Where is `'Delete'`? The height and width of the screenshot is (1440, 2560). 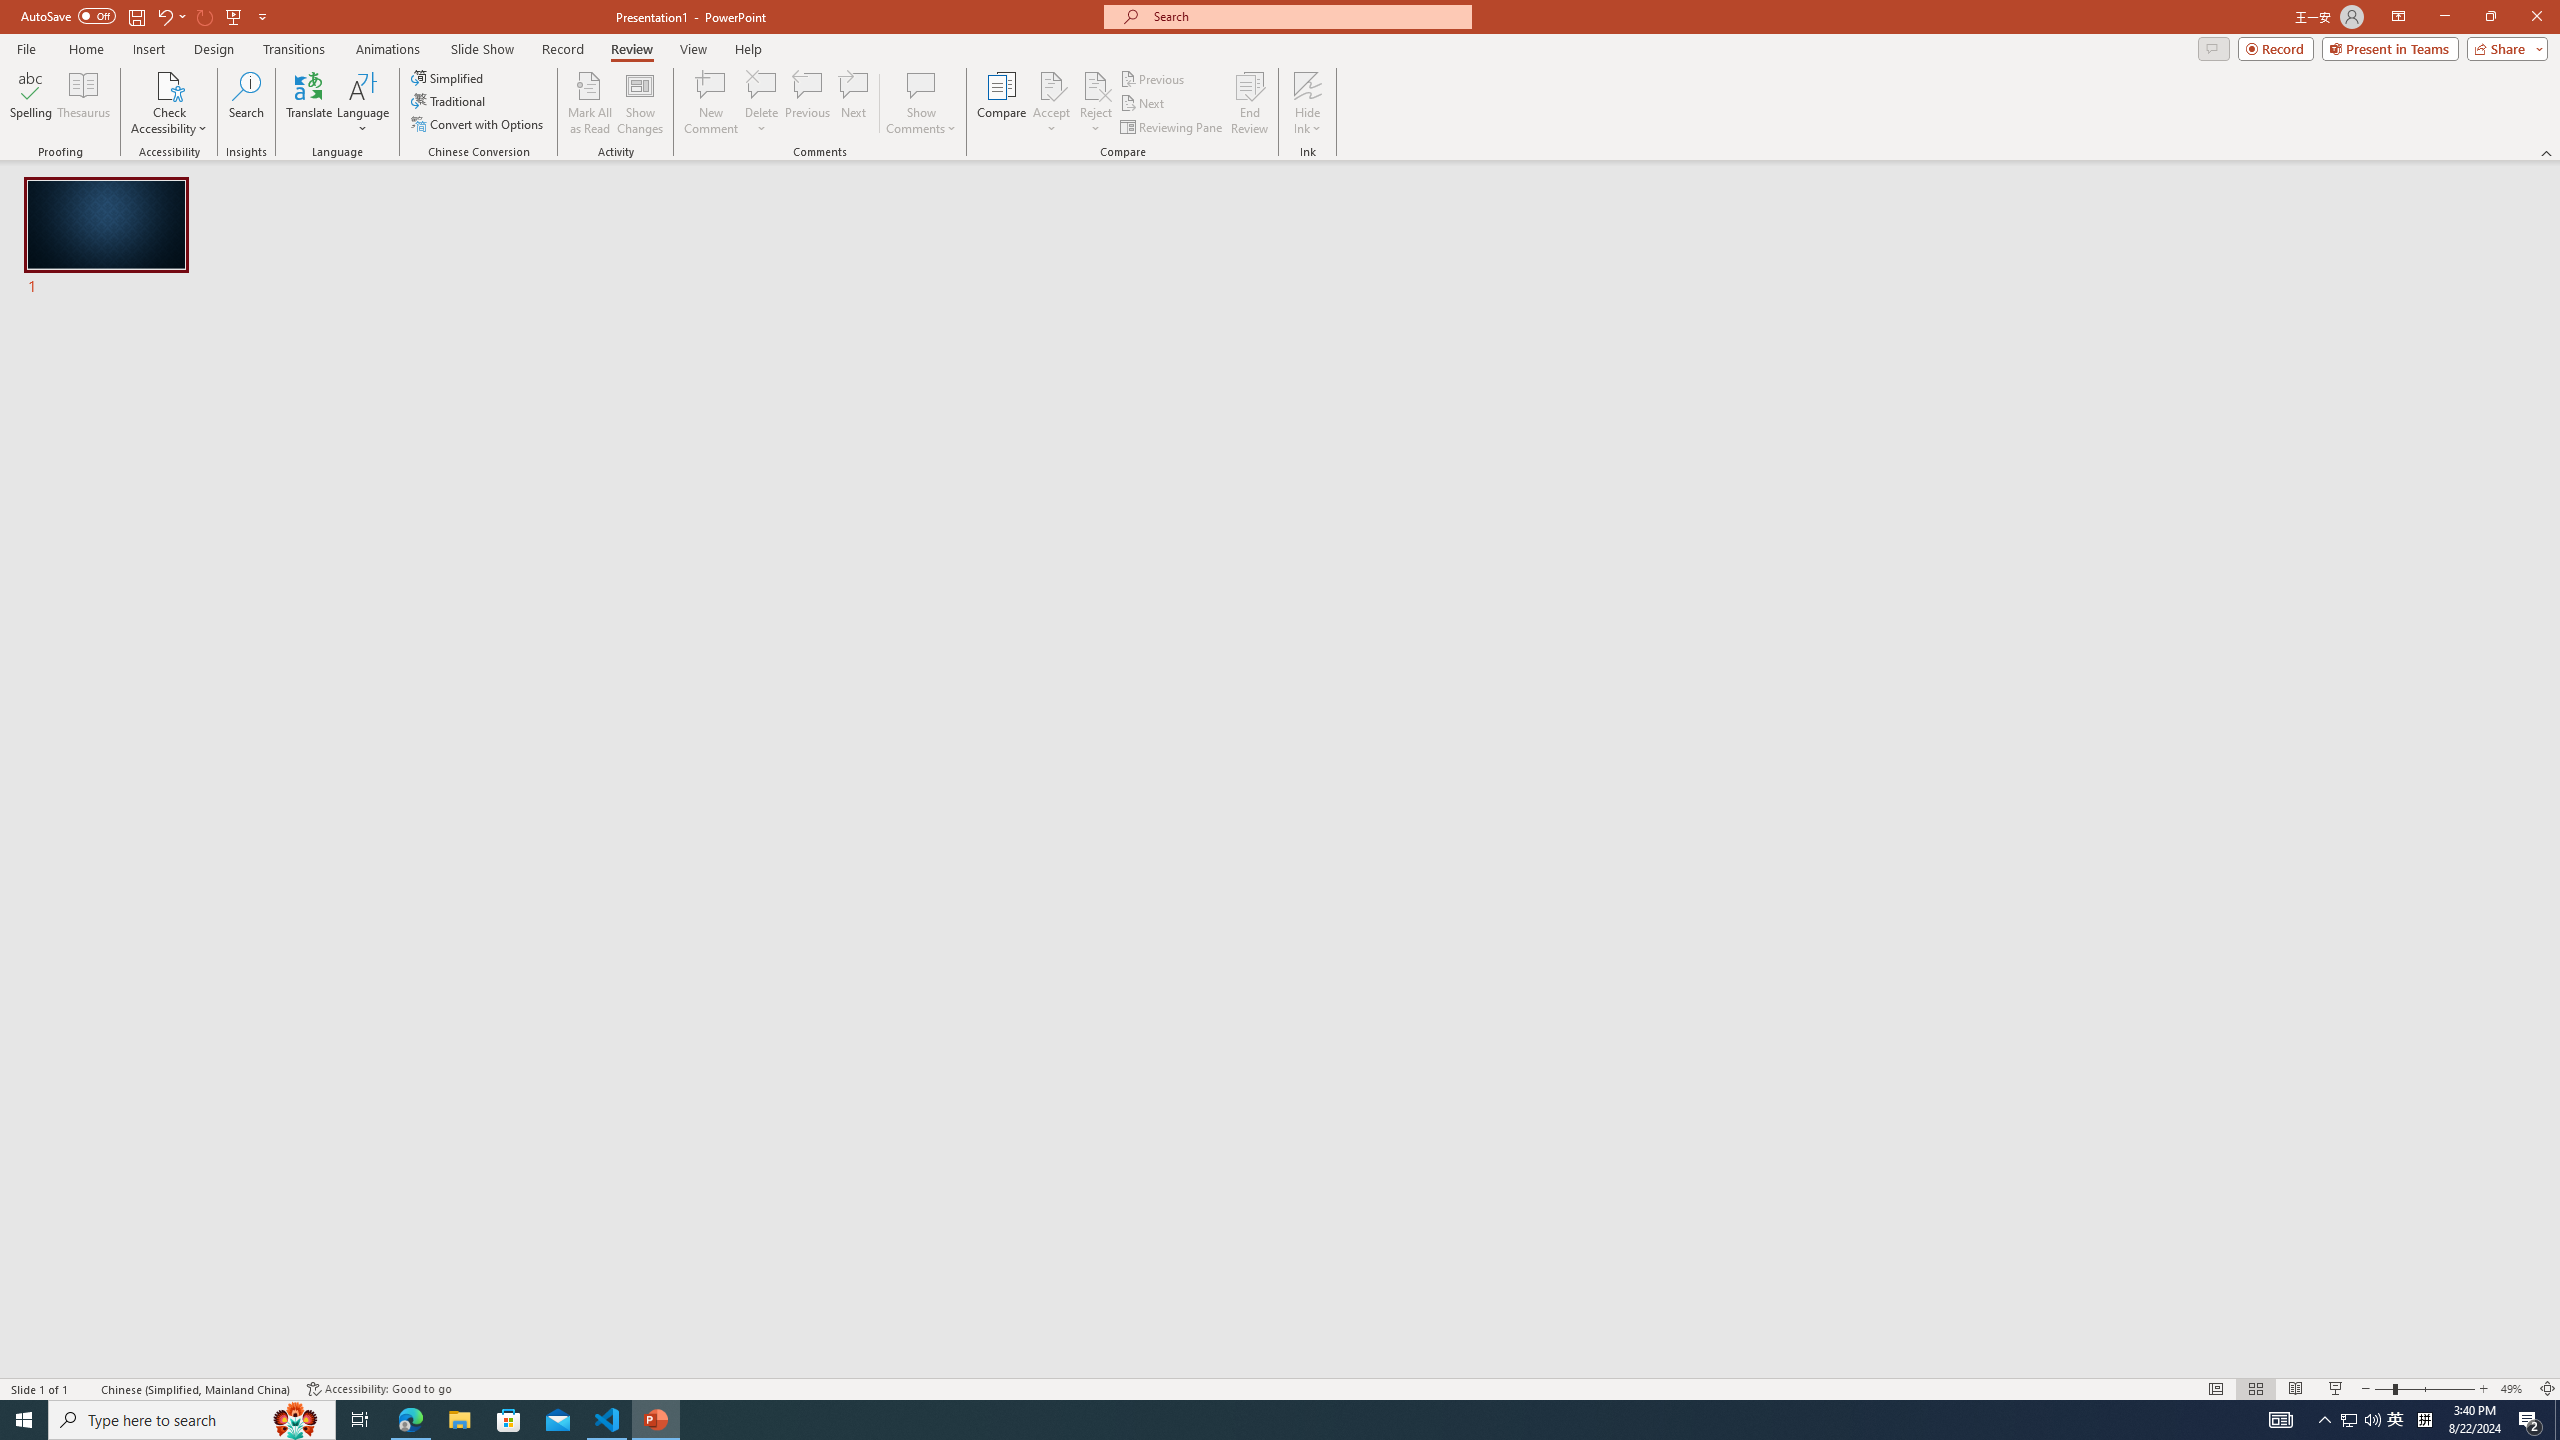 'Delete' is located at coordinates (761, 103).